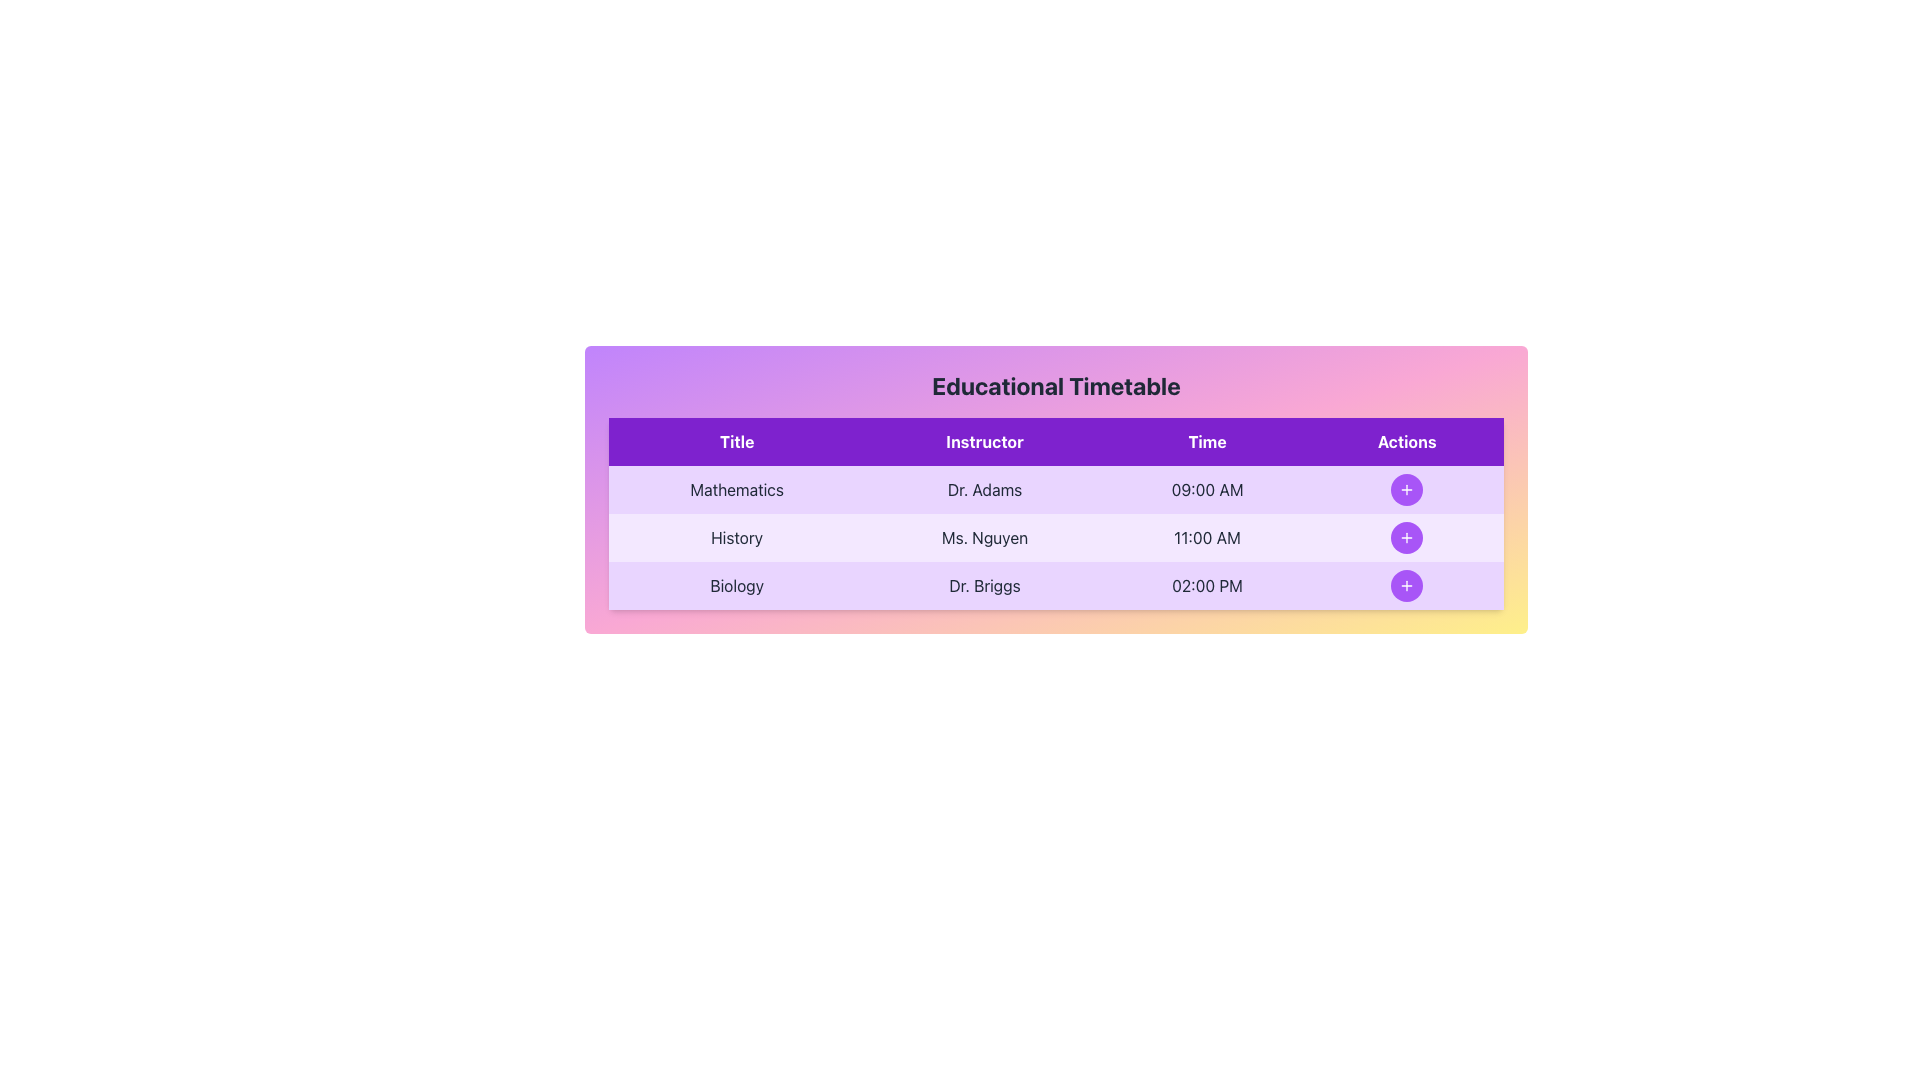 The width and height of the screenshot is (1920, 1080). Describe the element at coordinates (1055, 536) in the screenshot. I see `the second row of the timetable, which displays the class information for 'History' taught by 'Ms. Nguyen' at '11:00 AM'` at that location.